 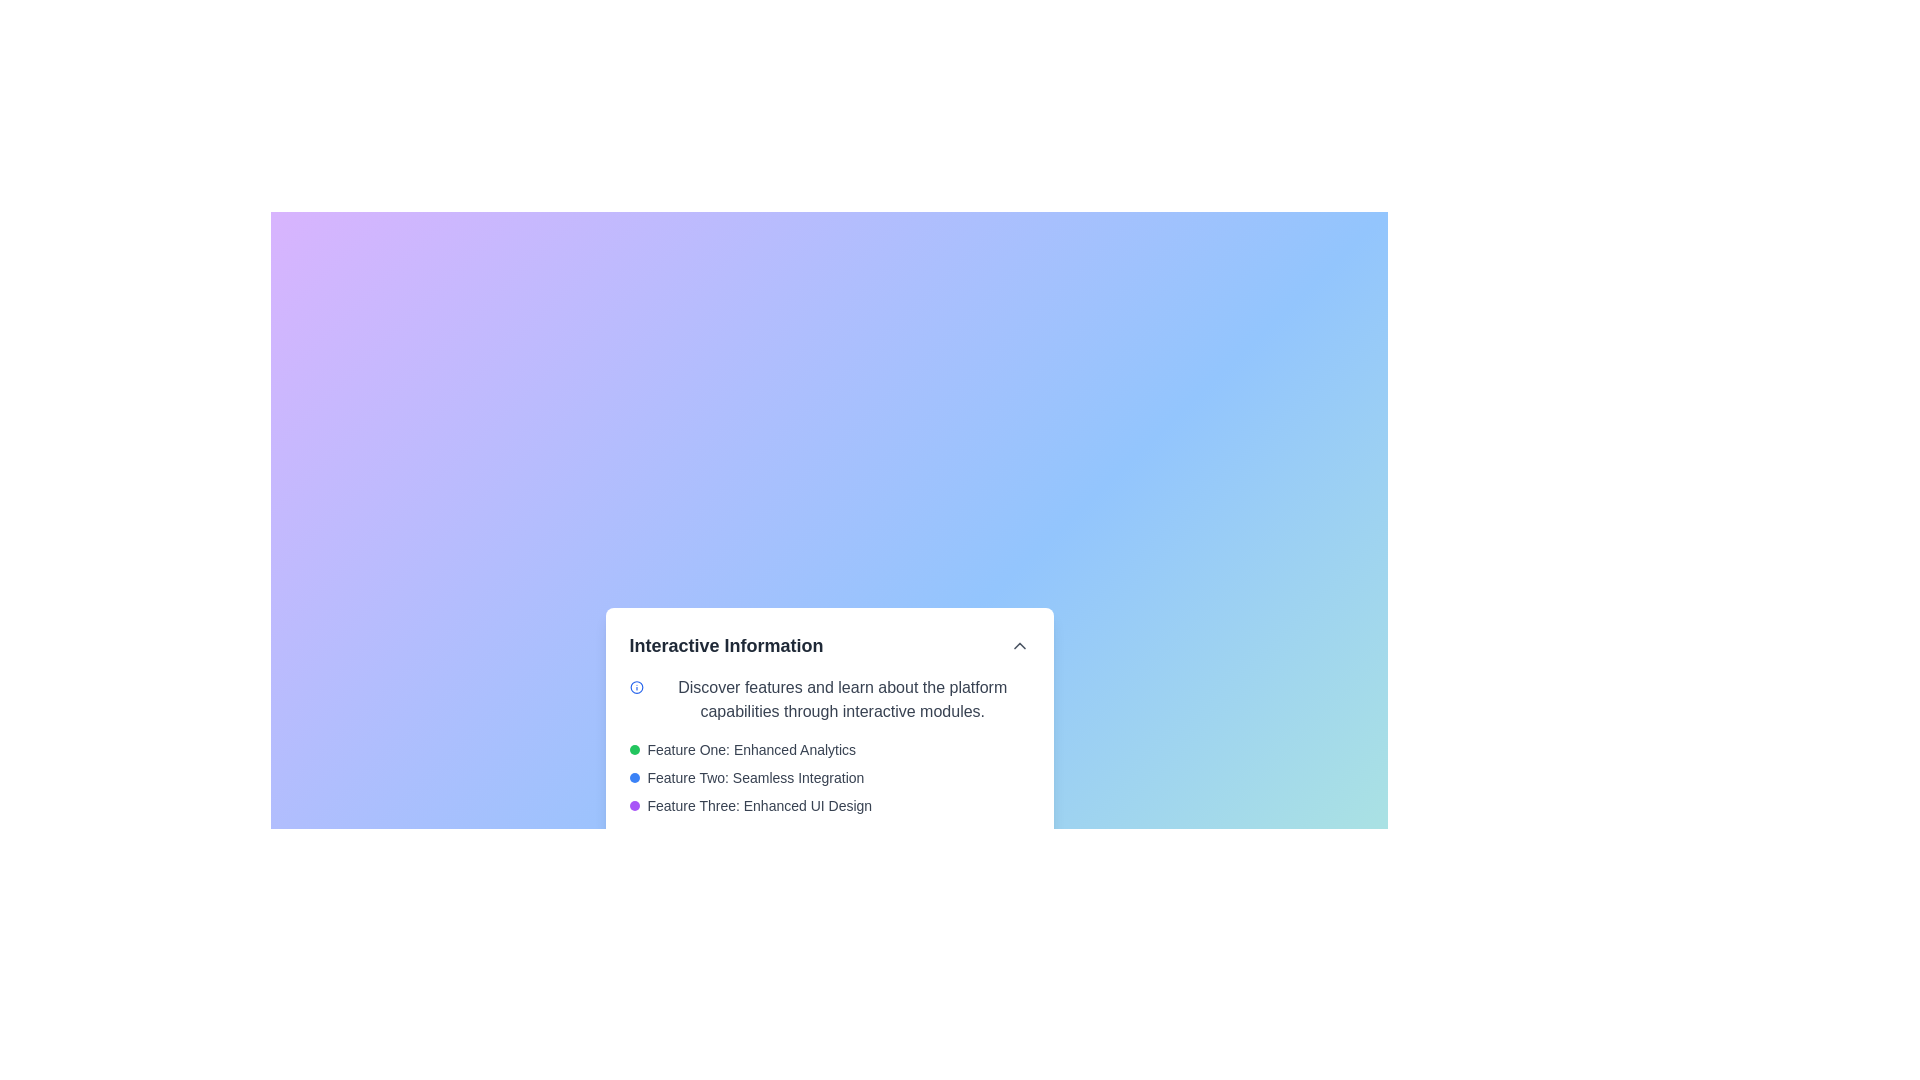 I want to click on the text label that contains 'Feature Three: Enhanced UI Design', styled in small gray font, located in the third position of the features list under the 'Interactive Information' section, so click(x=758, y=805).